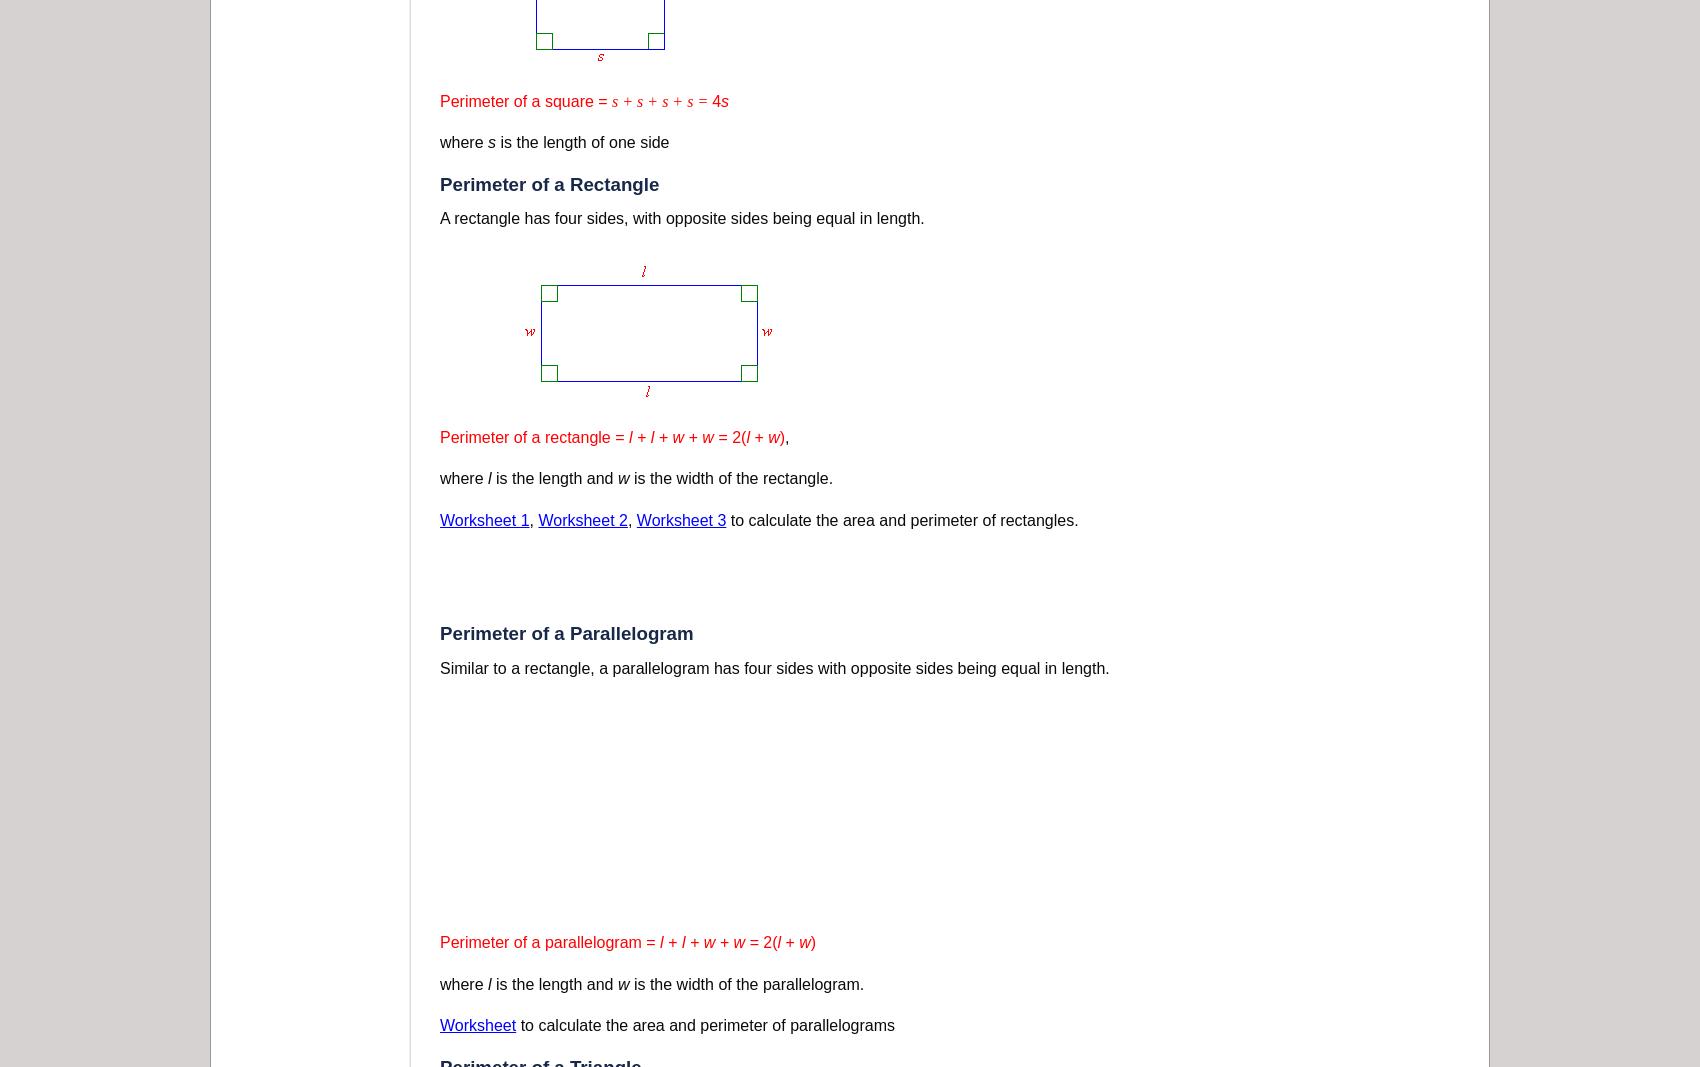  What do you see at coordinates (515, 1025) in the screenshot?
I see `'to calculate the area and perimeter of parallelograms'` at bounding box center [515, 1025].